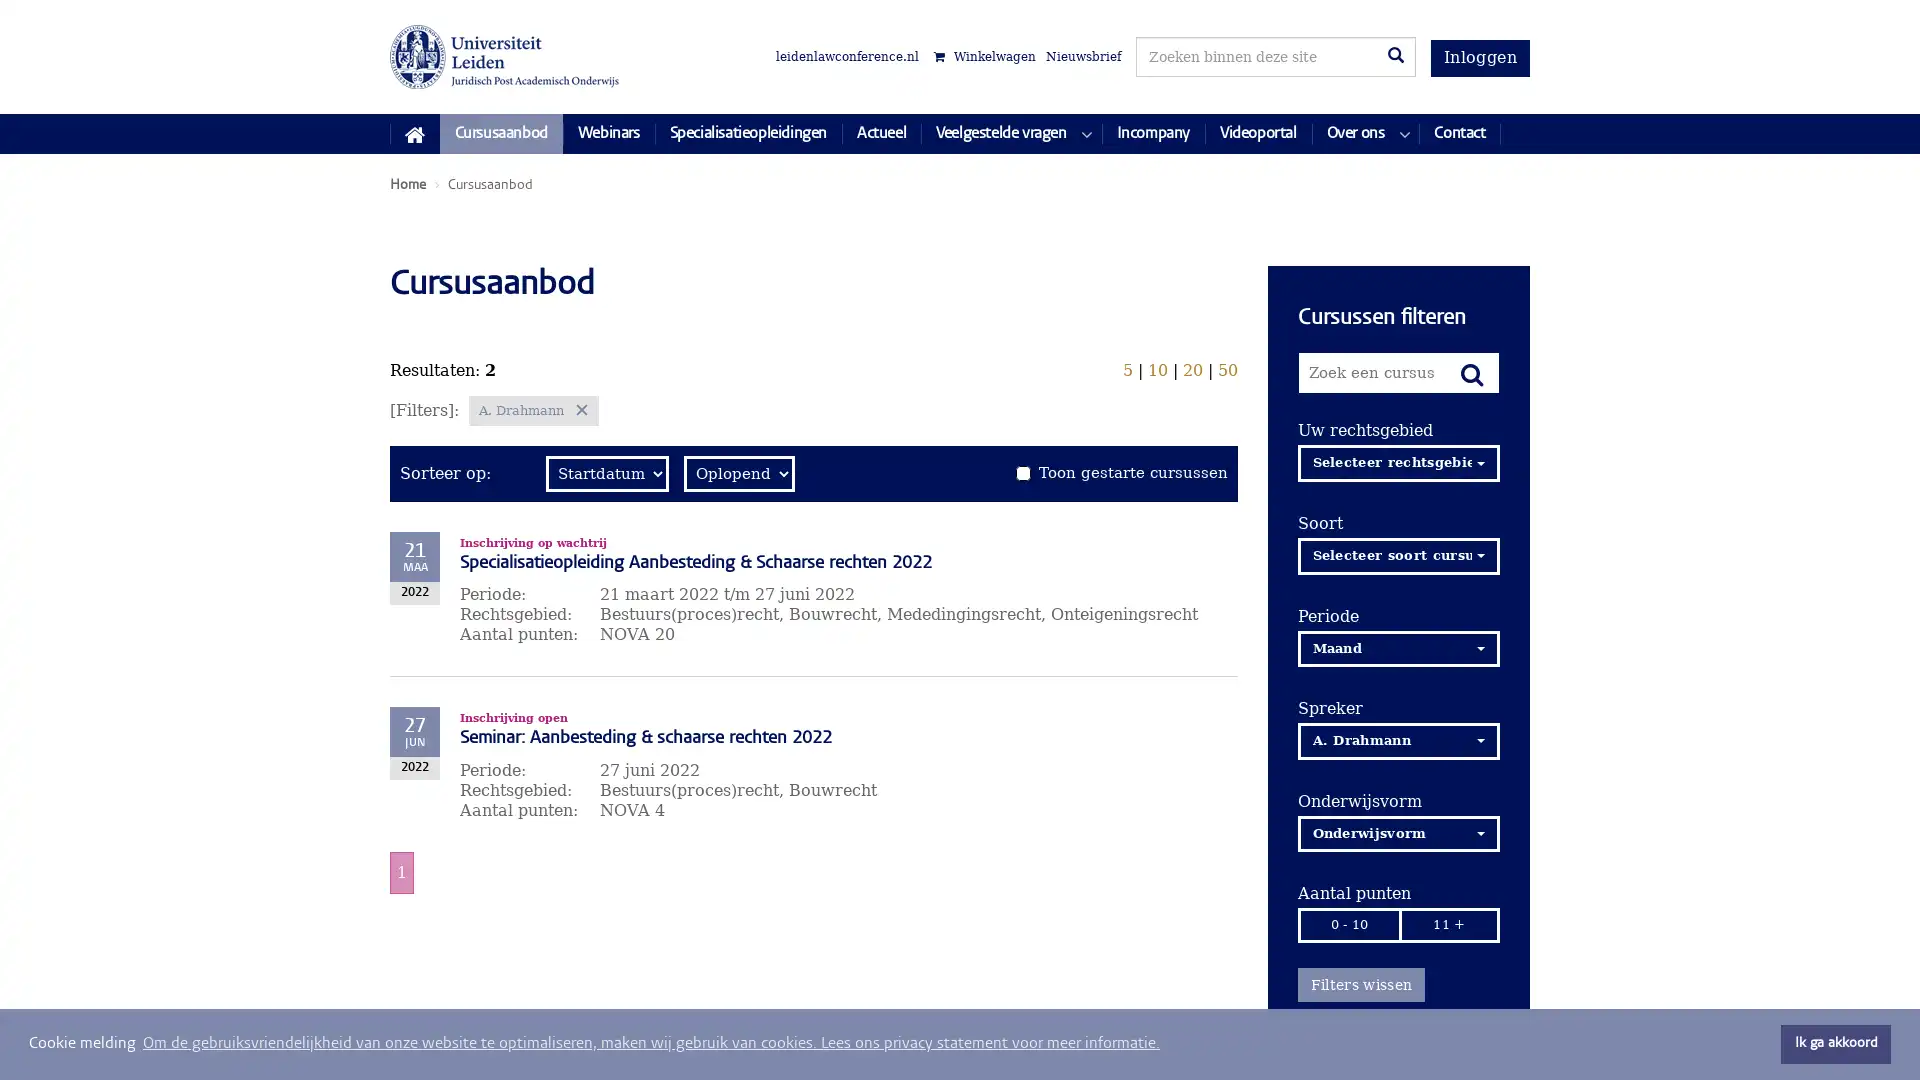 Image resolution: width=1920 pixels, height=1080 pixels. What do you see at coordinates (1397, 555) in the screenshot?
I see `Selecteer soort cursus` at bounding box center [1397, 555].